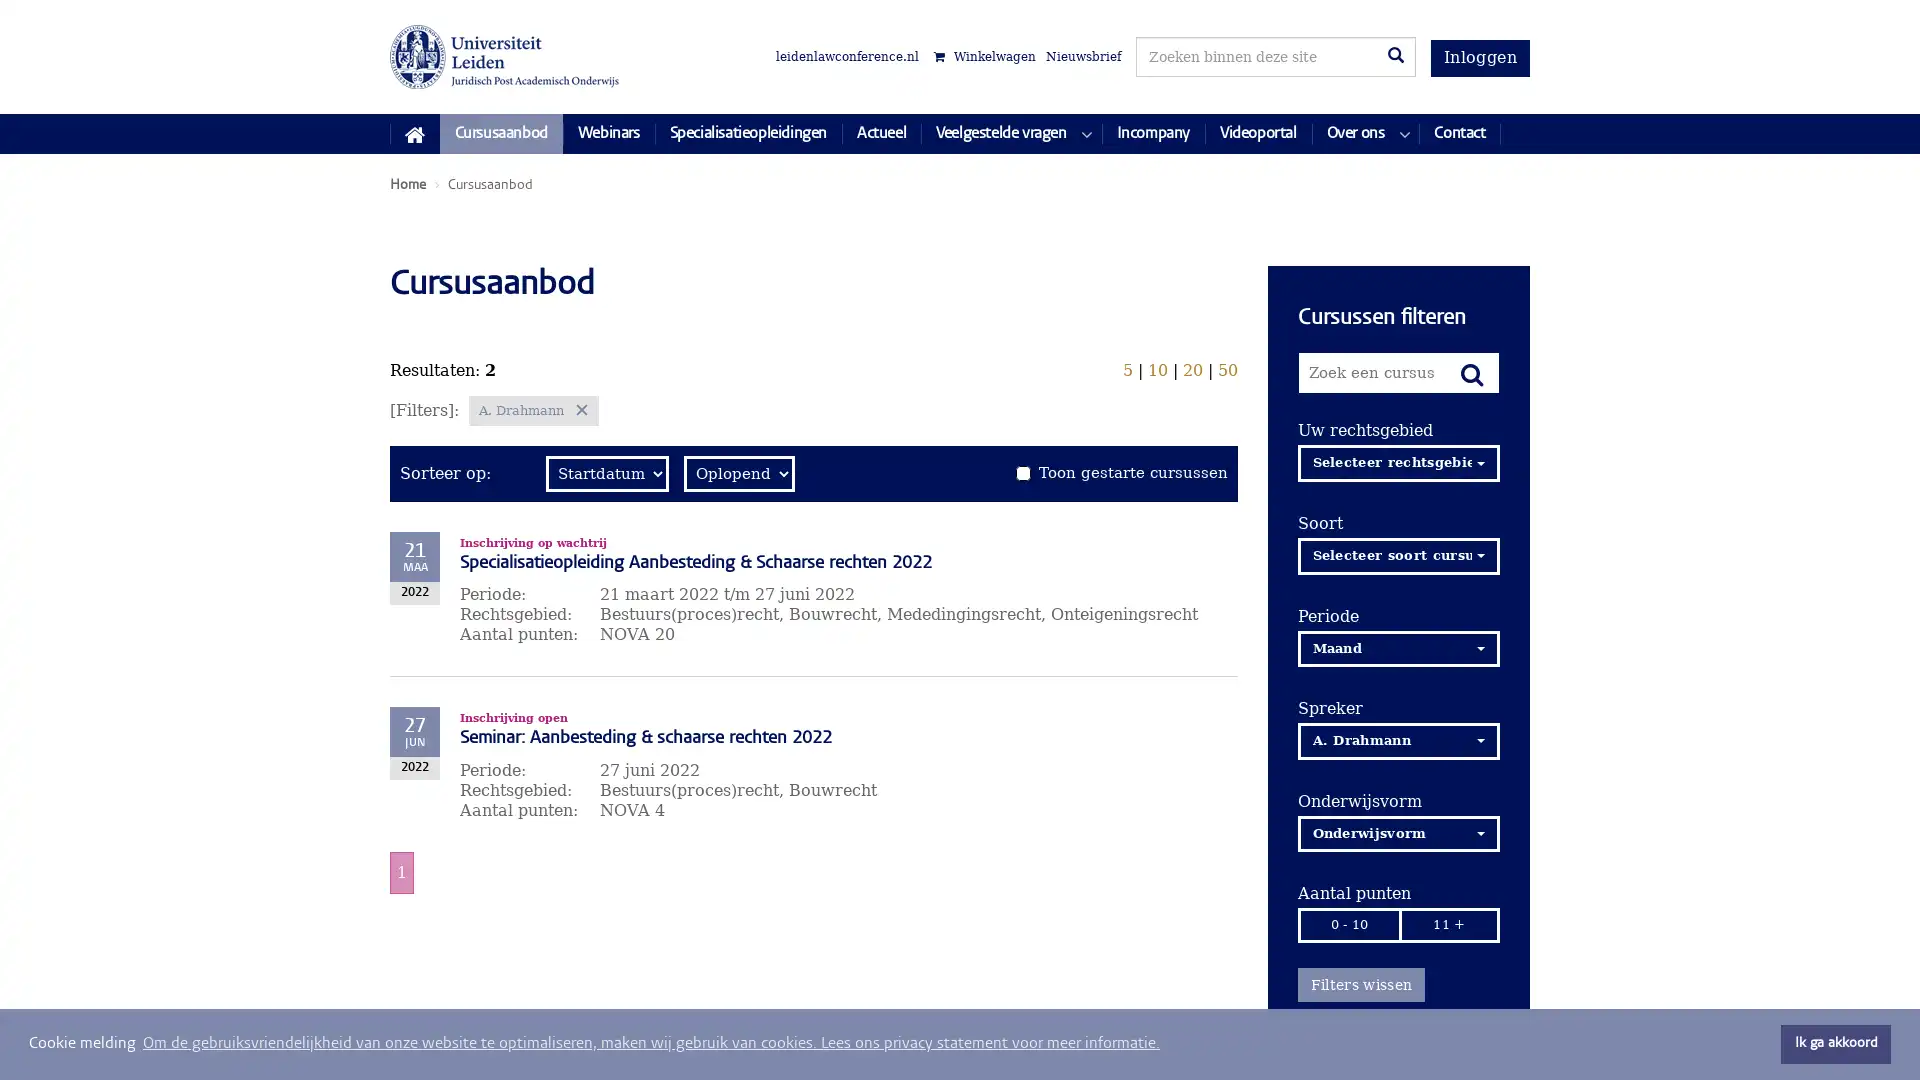 Image resolution: width=1920 pixels, height=1080 pixels. What do you see at coordinates (1397, 555) in the screenshot?
I see `Selecteer soort cursus` at bounding box center [1397, 555].